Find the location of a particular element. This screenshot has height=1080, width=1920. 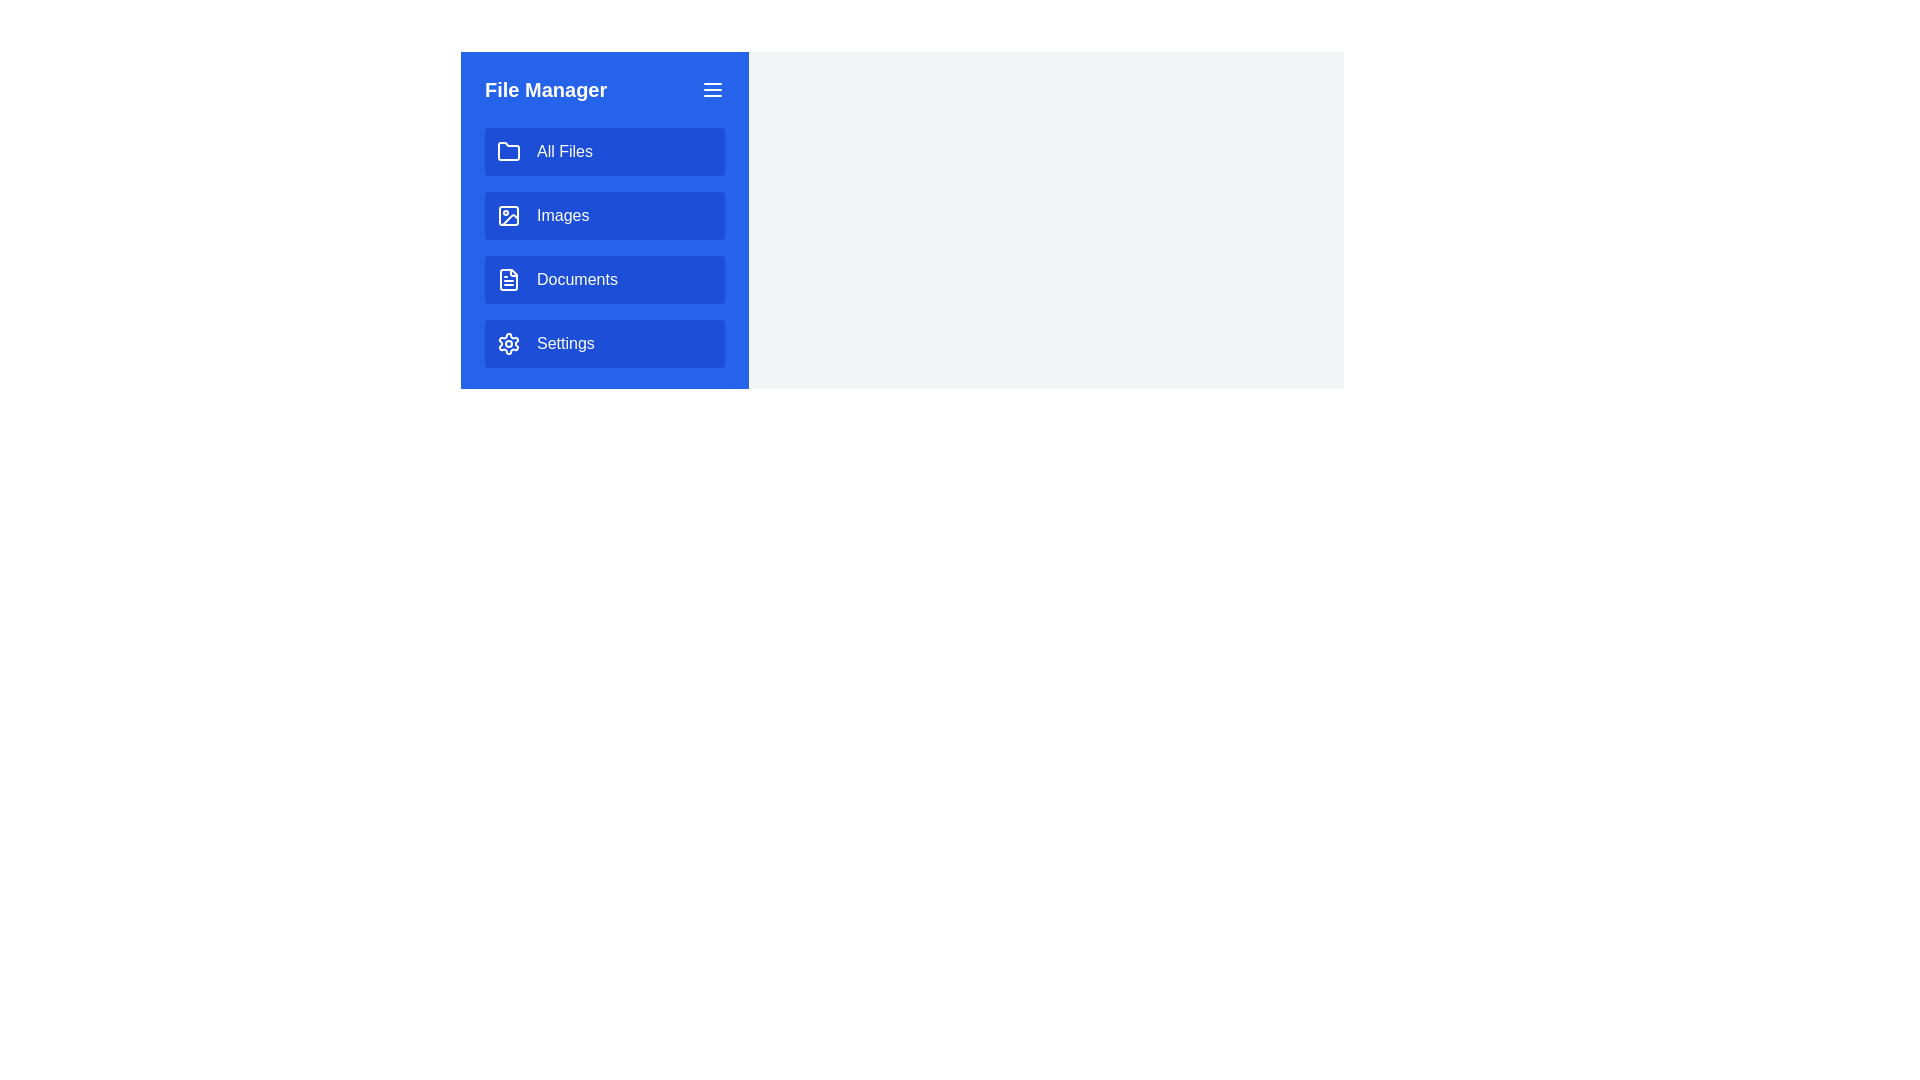

the navigation menu item labeled Settings is located at coordinates (603, 342).